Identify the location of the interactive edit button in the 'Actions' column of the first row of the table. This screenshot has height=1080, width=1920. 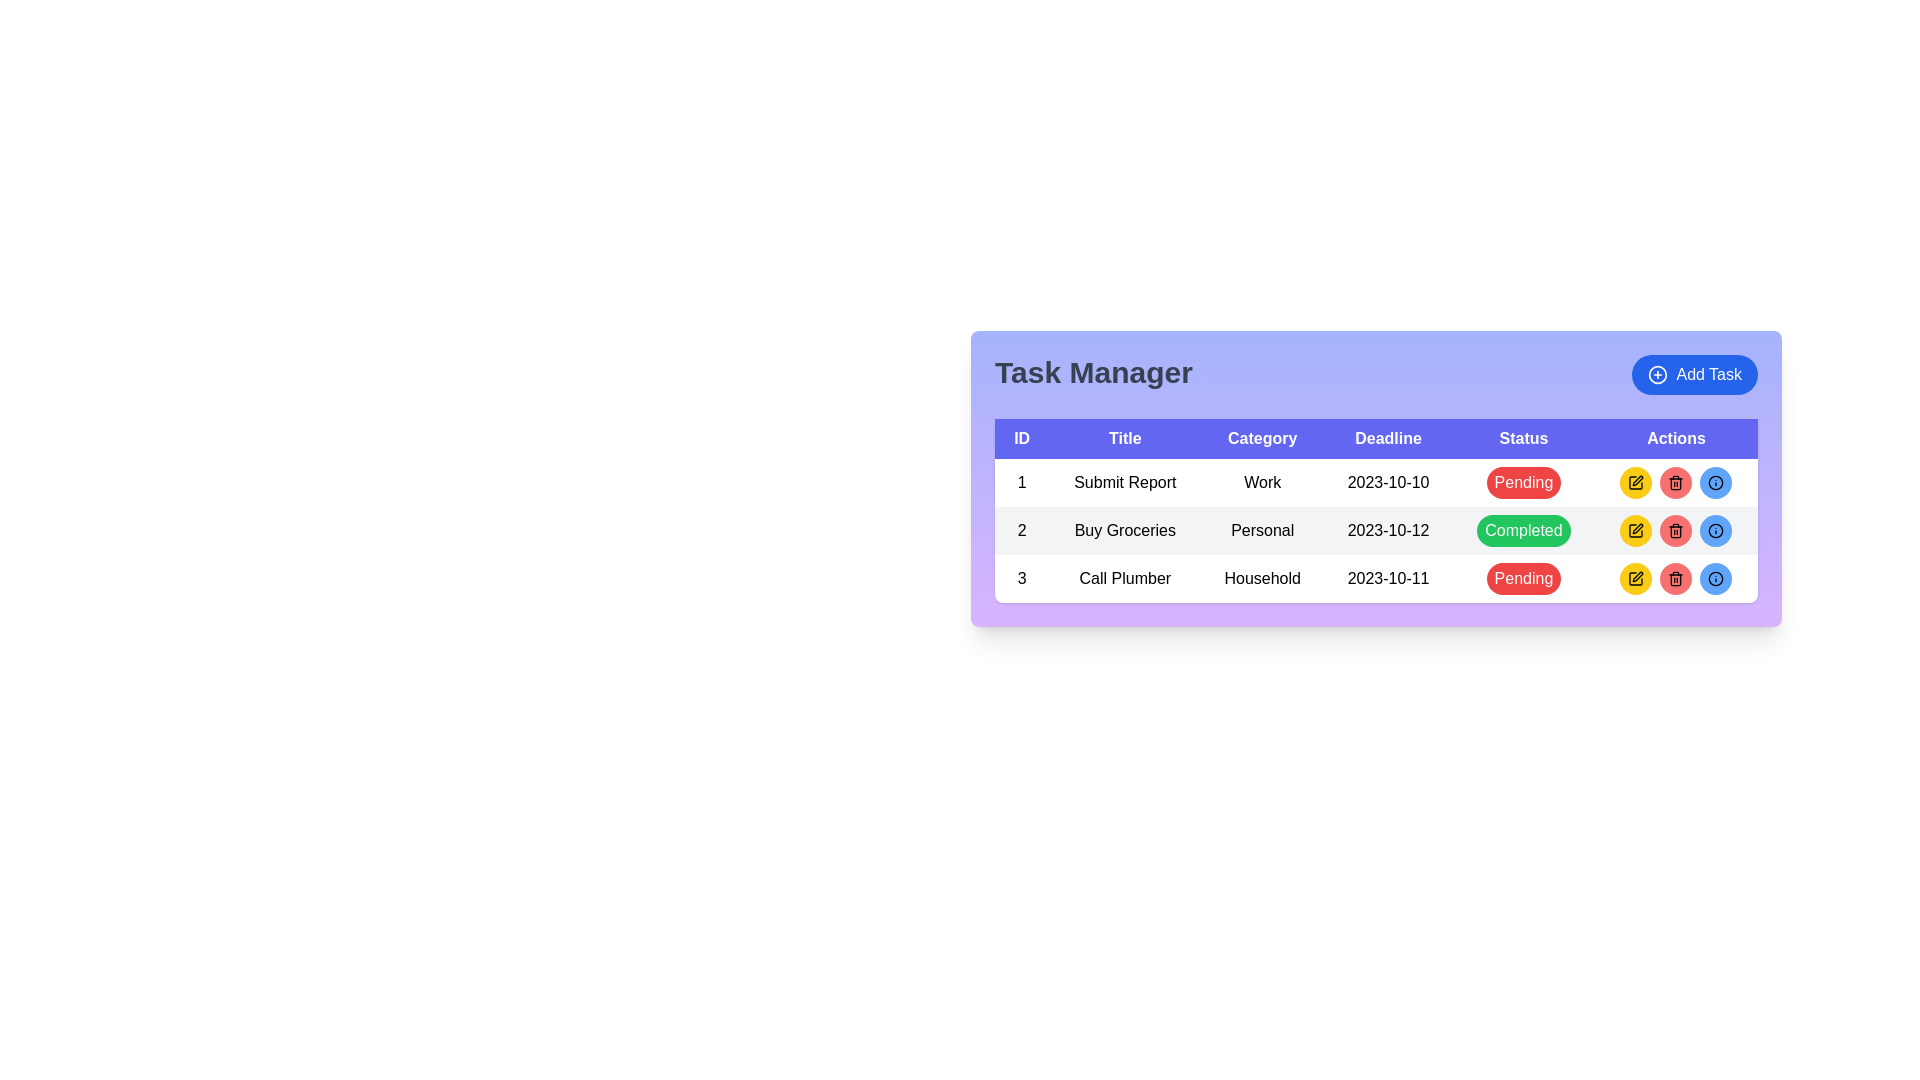
(1636, 482).